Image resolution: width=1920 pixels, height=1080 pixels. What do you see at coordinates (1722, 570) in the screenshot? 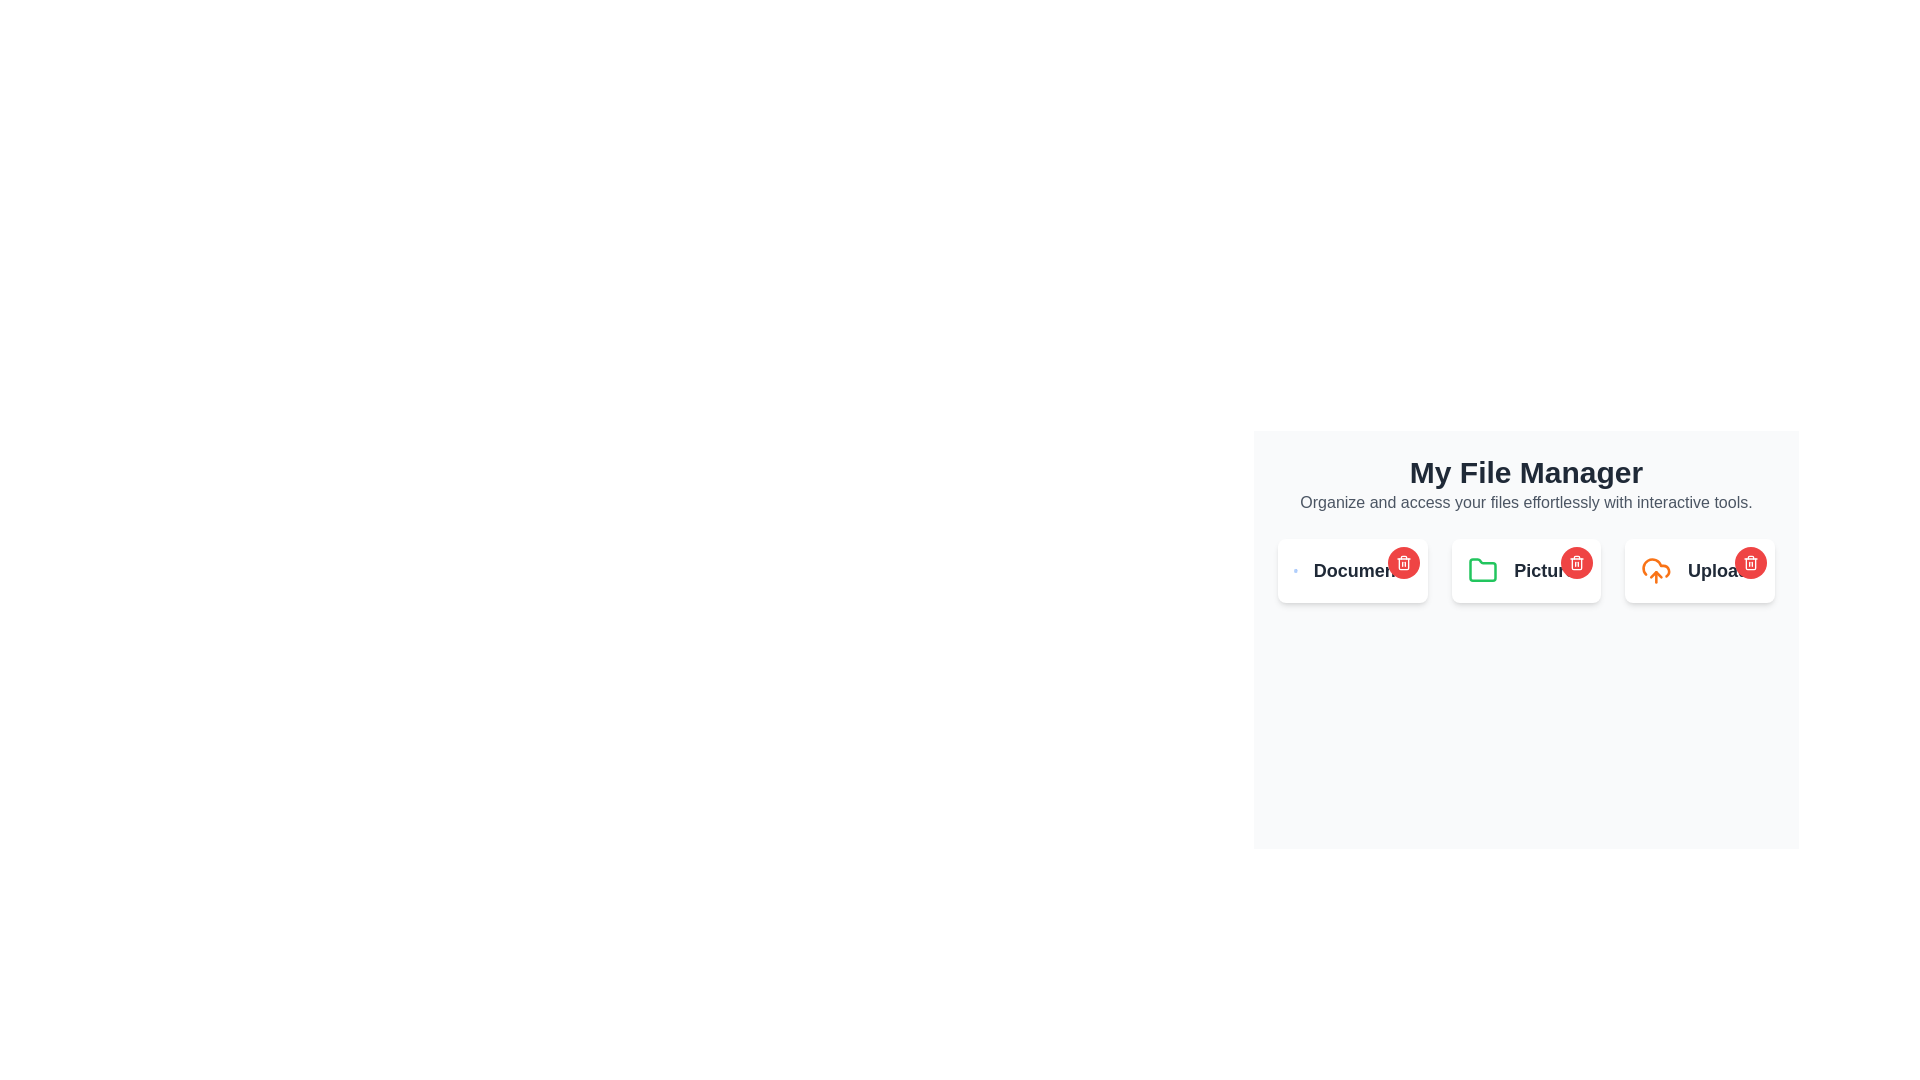
I see `the 'Uploads' text label that indicates the upload functionality by moving the cursor to its center point for reading` at bounding box center [1722, 570].